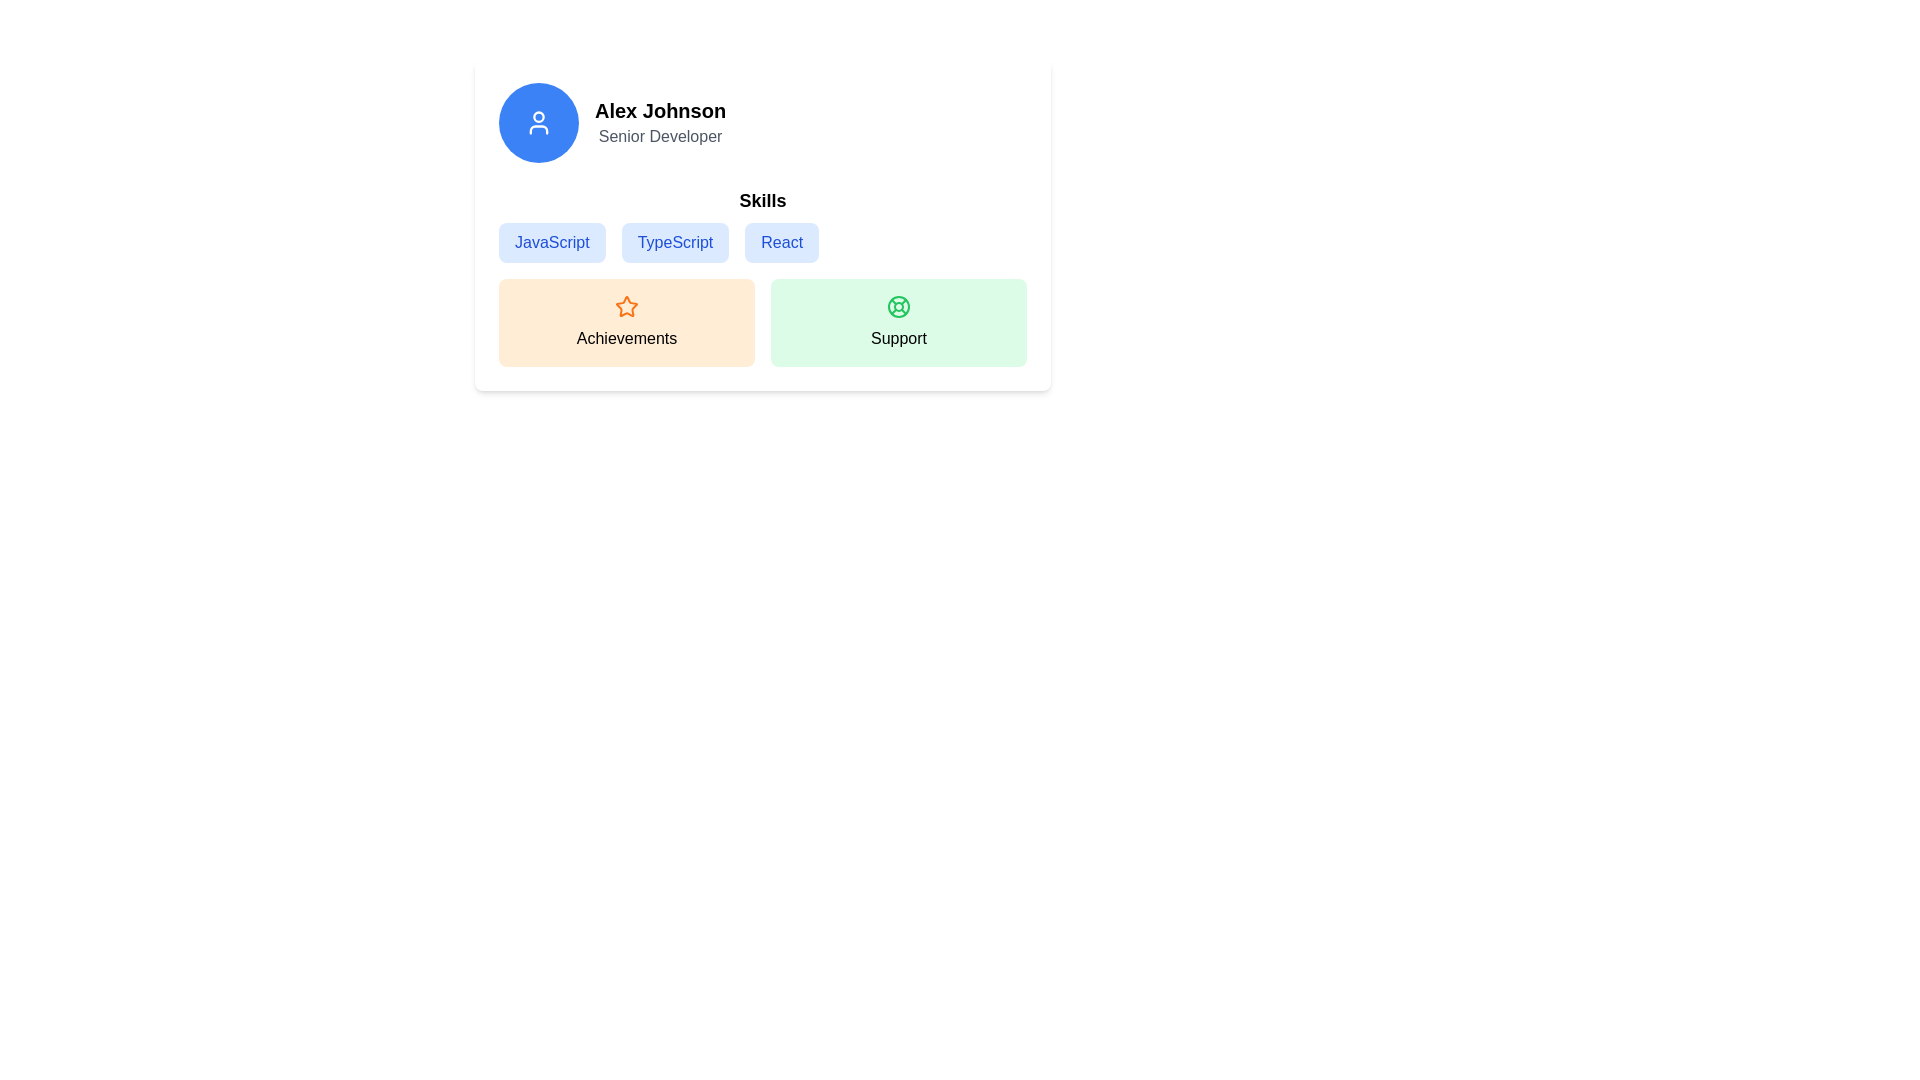 The image size is (1920, 1080). Describe the element at coordinates (781, 242) in the screenshot. I see `the informational label indicating a skill or tag associated with the profile, which is the third item in a row of three items under 'Skills'` at that location.